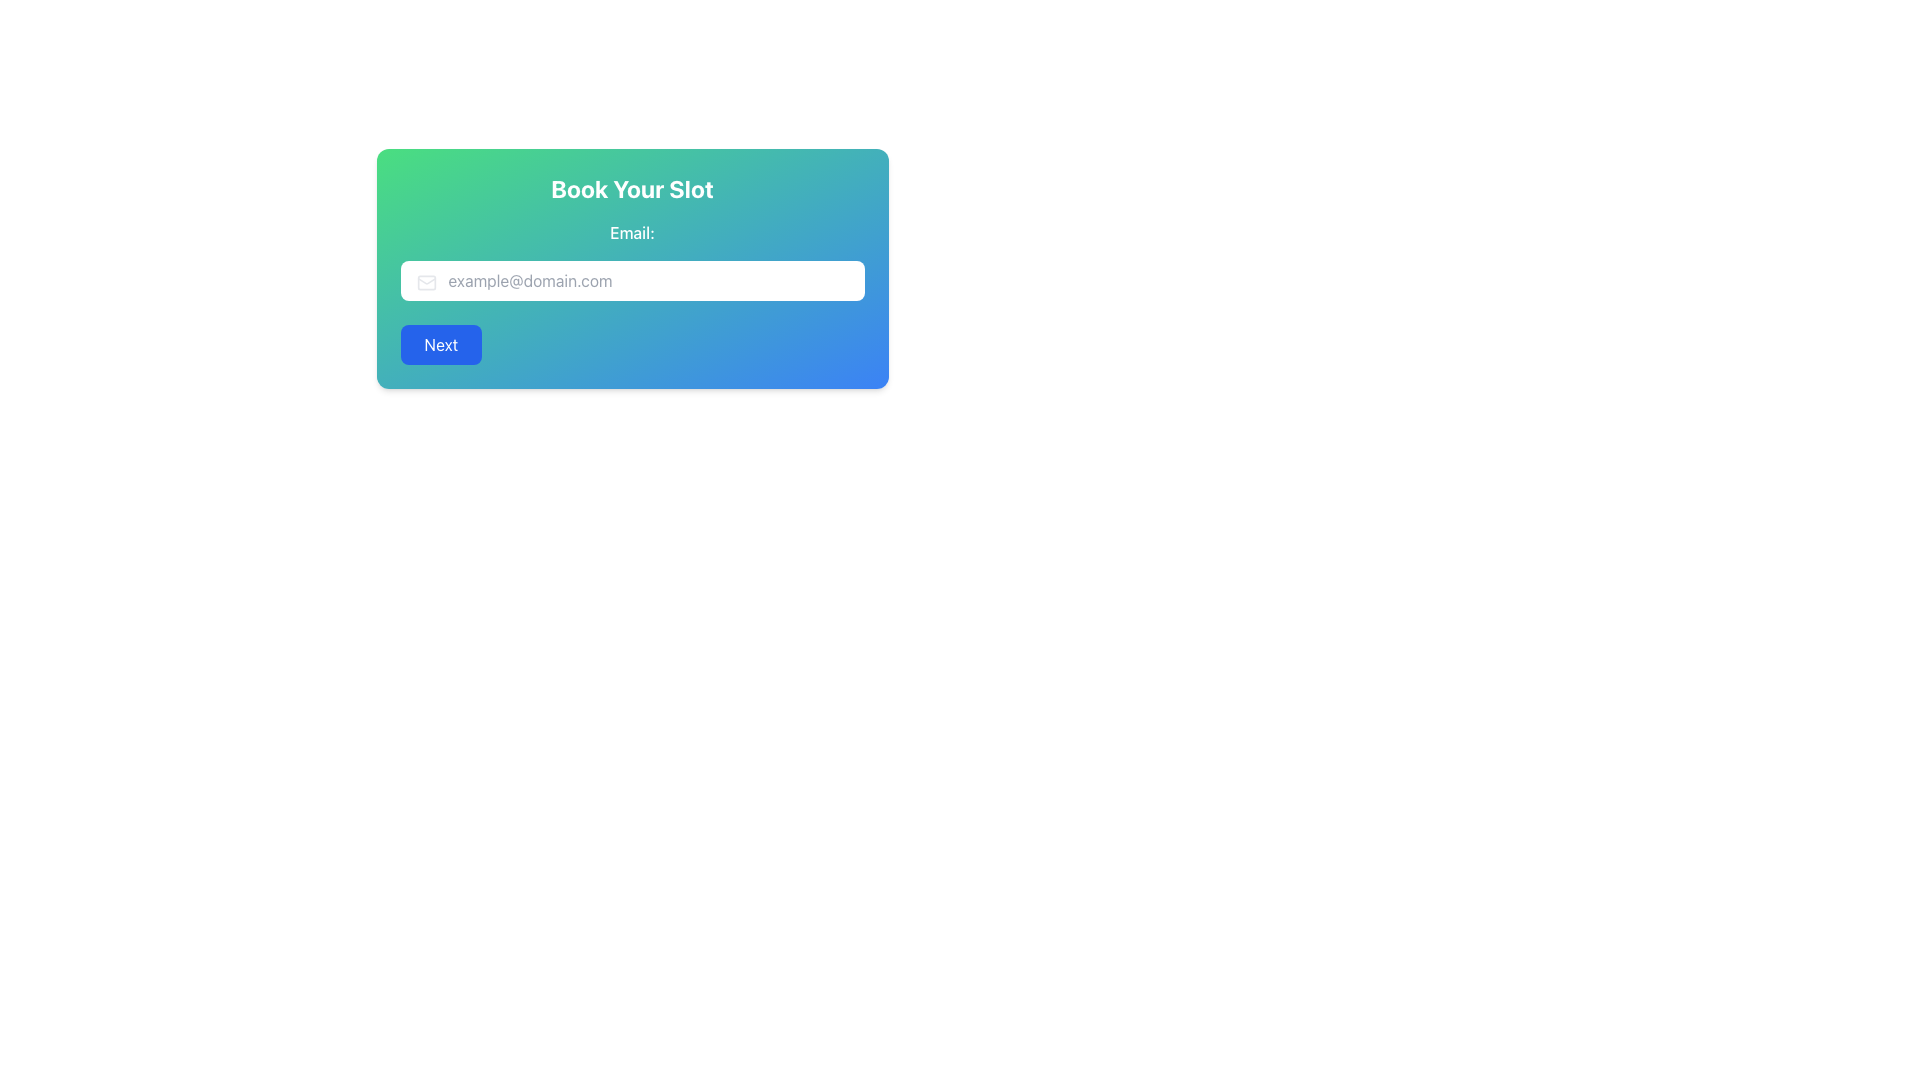  What do you see at coordinates (440, 343) in the screenshot?
I see `the 'Next' button located at the bottom left of the form card to proceed to the next step` at bounding box center [440, 343].